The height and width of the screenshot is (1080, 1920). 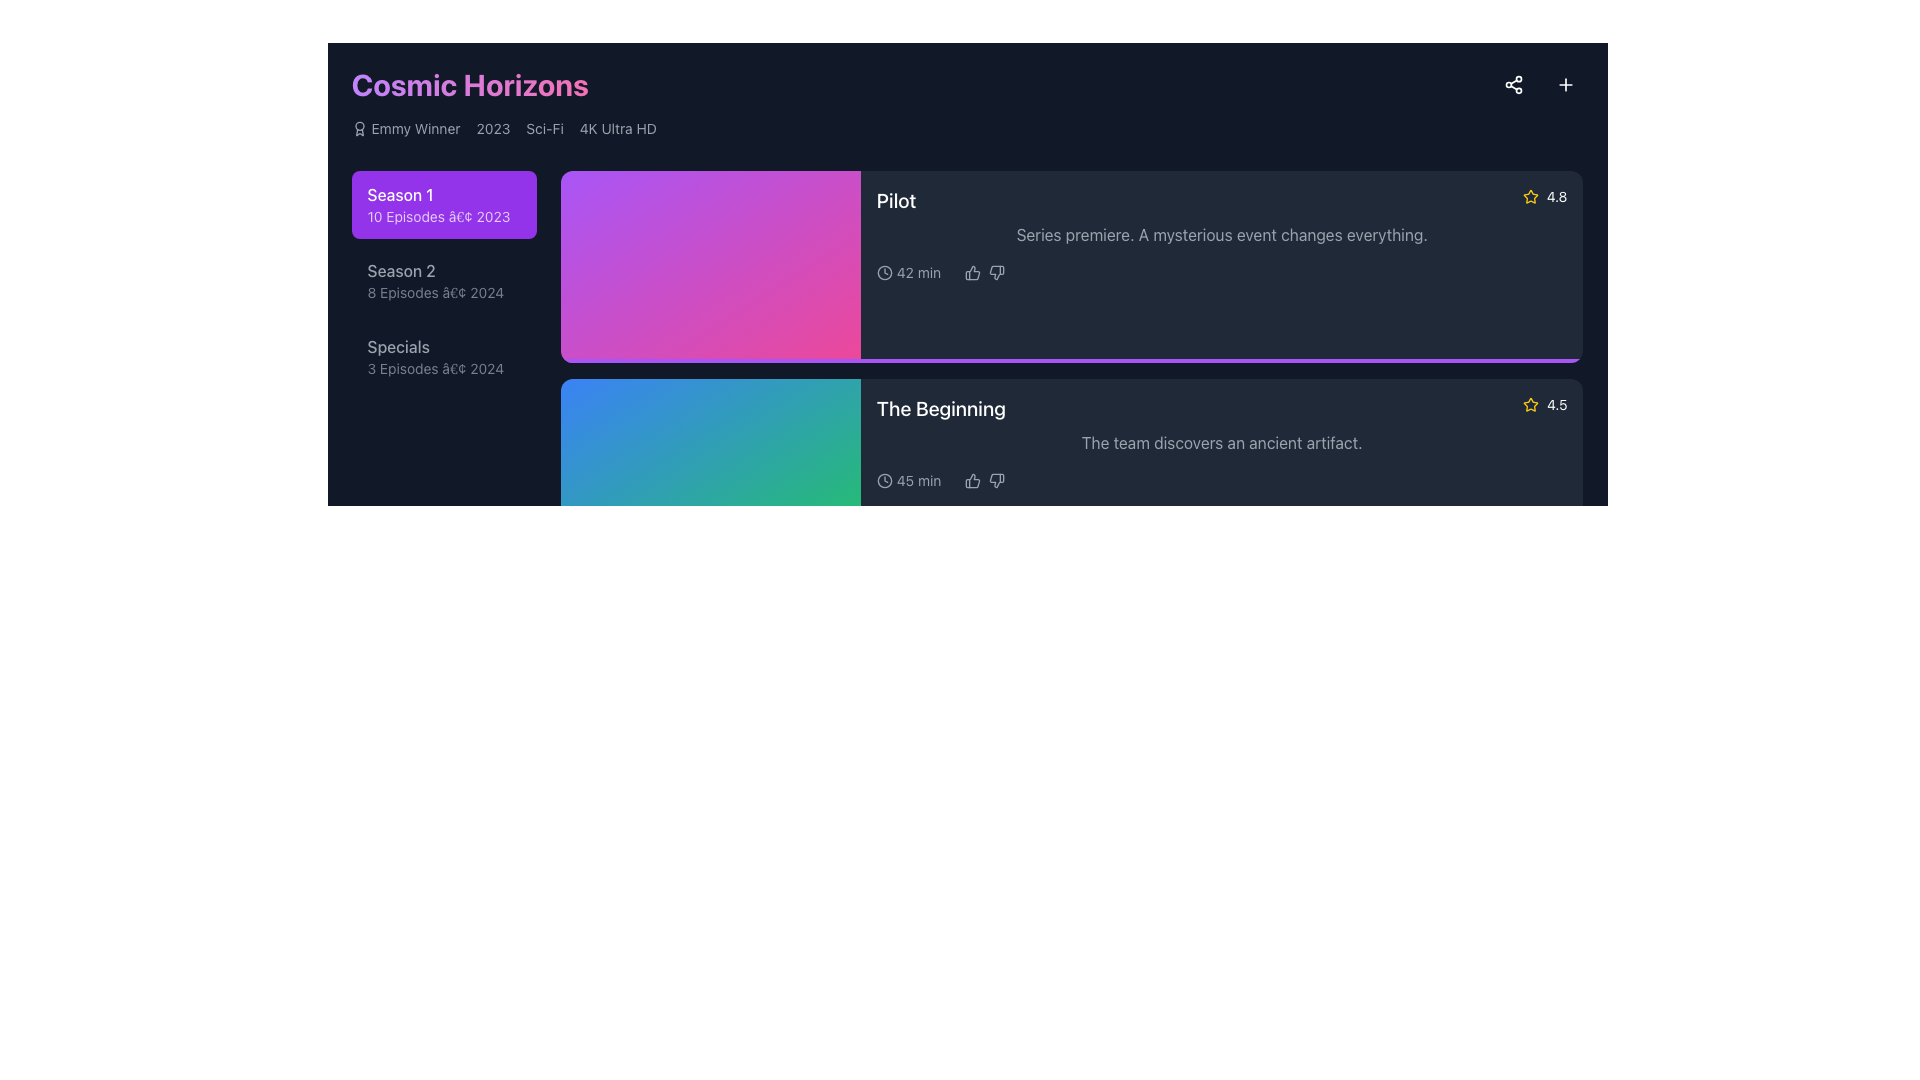 What do you see at coordinates (443, 293) in the screenshot?
I see `the text label providing information about 'Season 2', which is positioned below 'Season 1' and above 'Specials' in the list of seasons` at bounding box center [443, 293].